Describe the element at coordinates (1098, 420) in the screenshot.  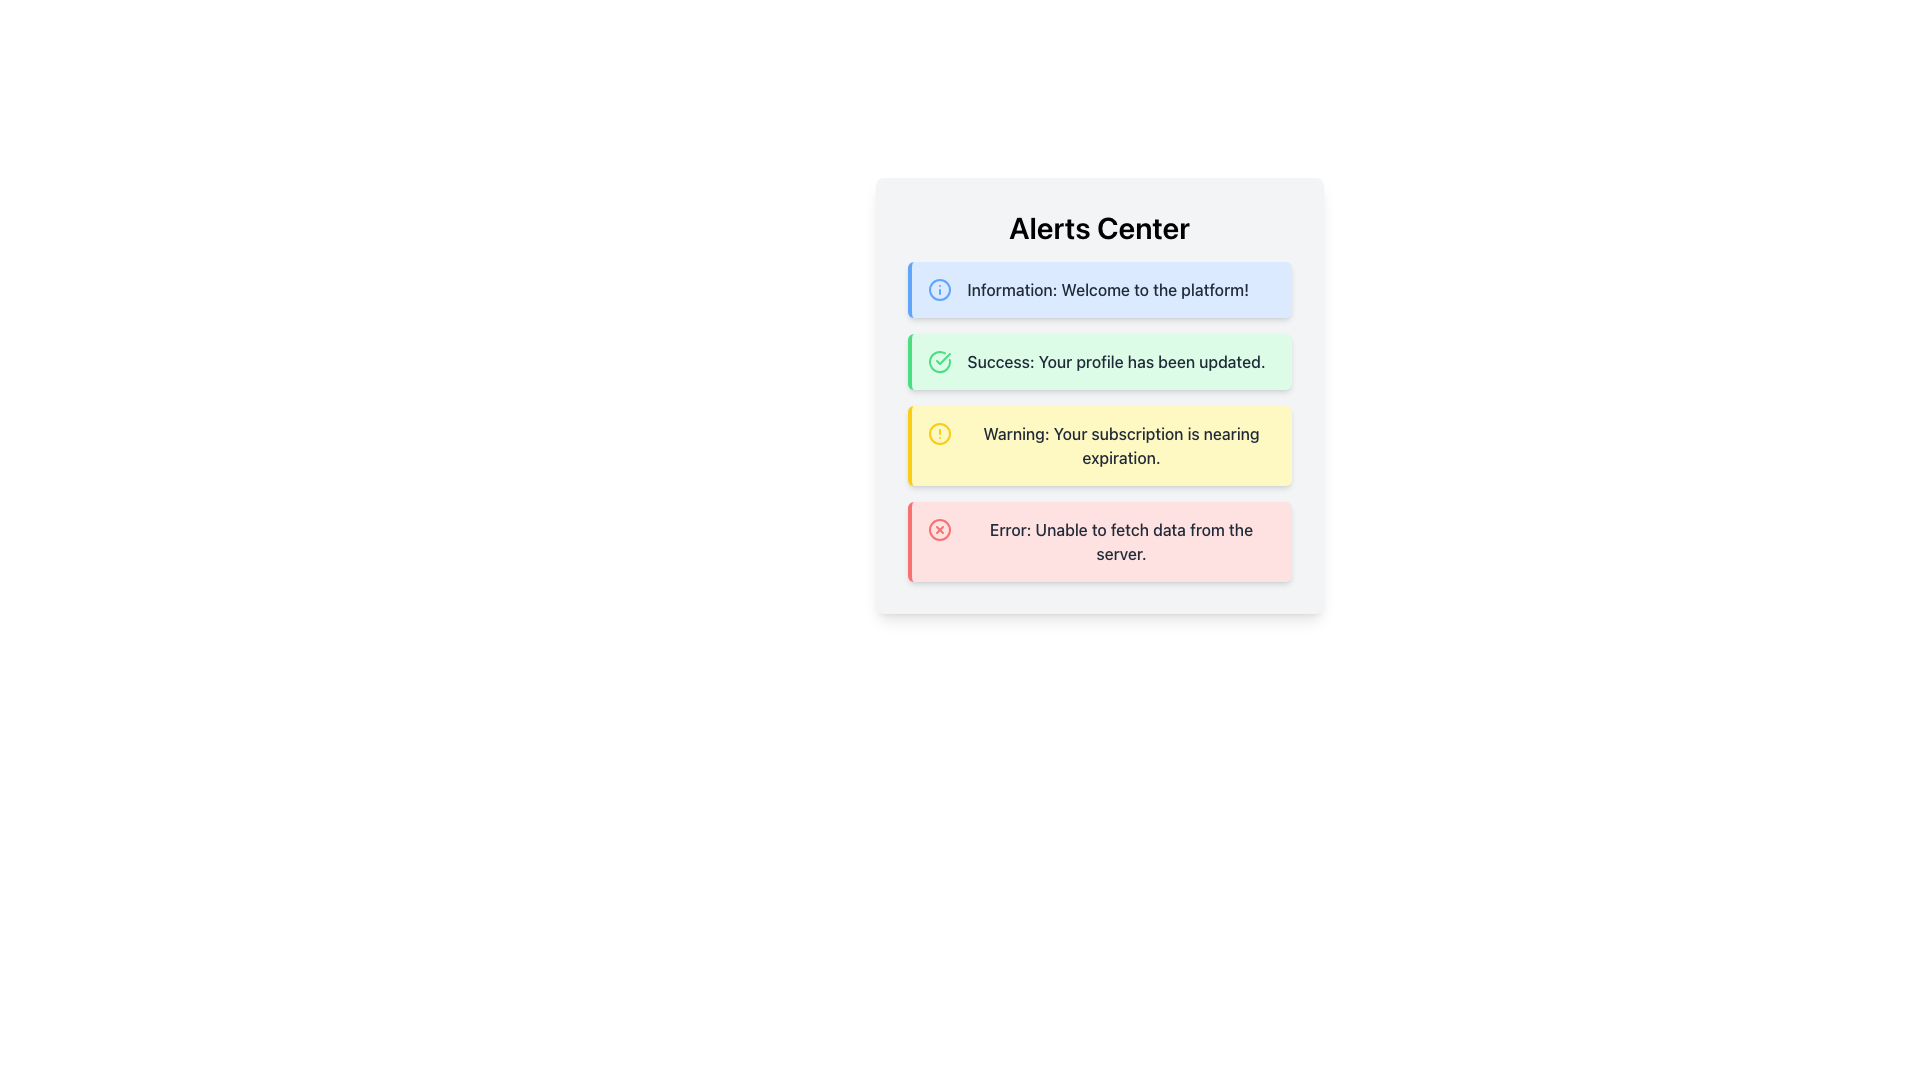
I see `the Notification Card that provides a warning about subscription expiration, located in the Alerts Center between the success alert and the error alert` at that location.